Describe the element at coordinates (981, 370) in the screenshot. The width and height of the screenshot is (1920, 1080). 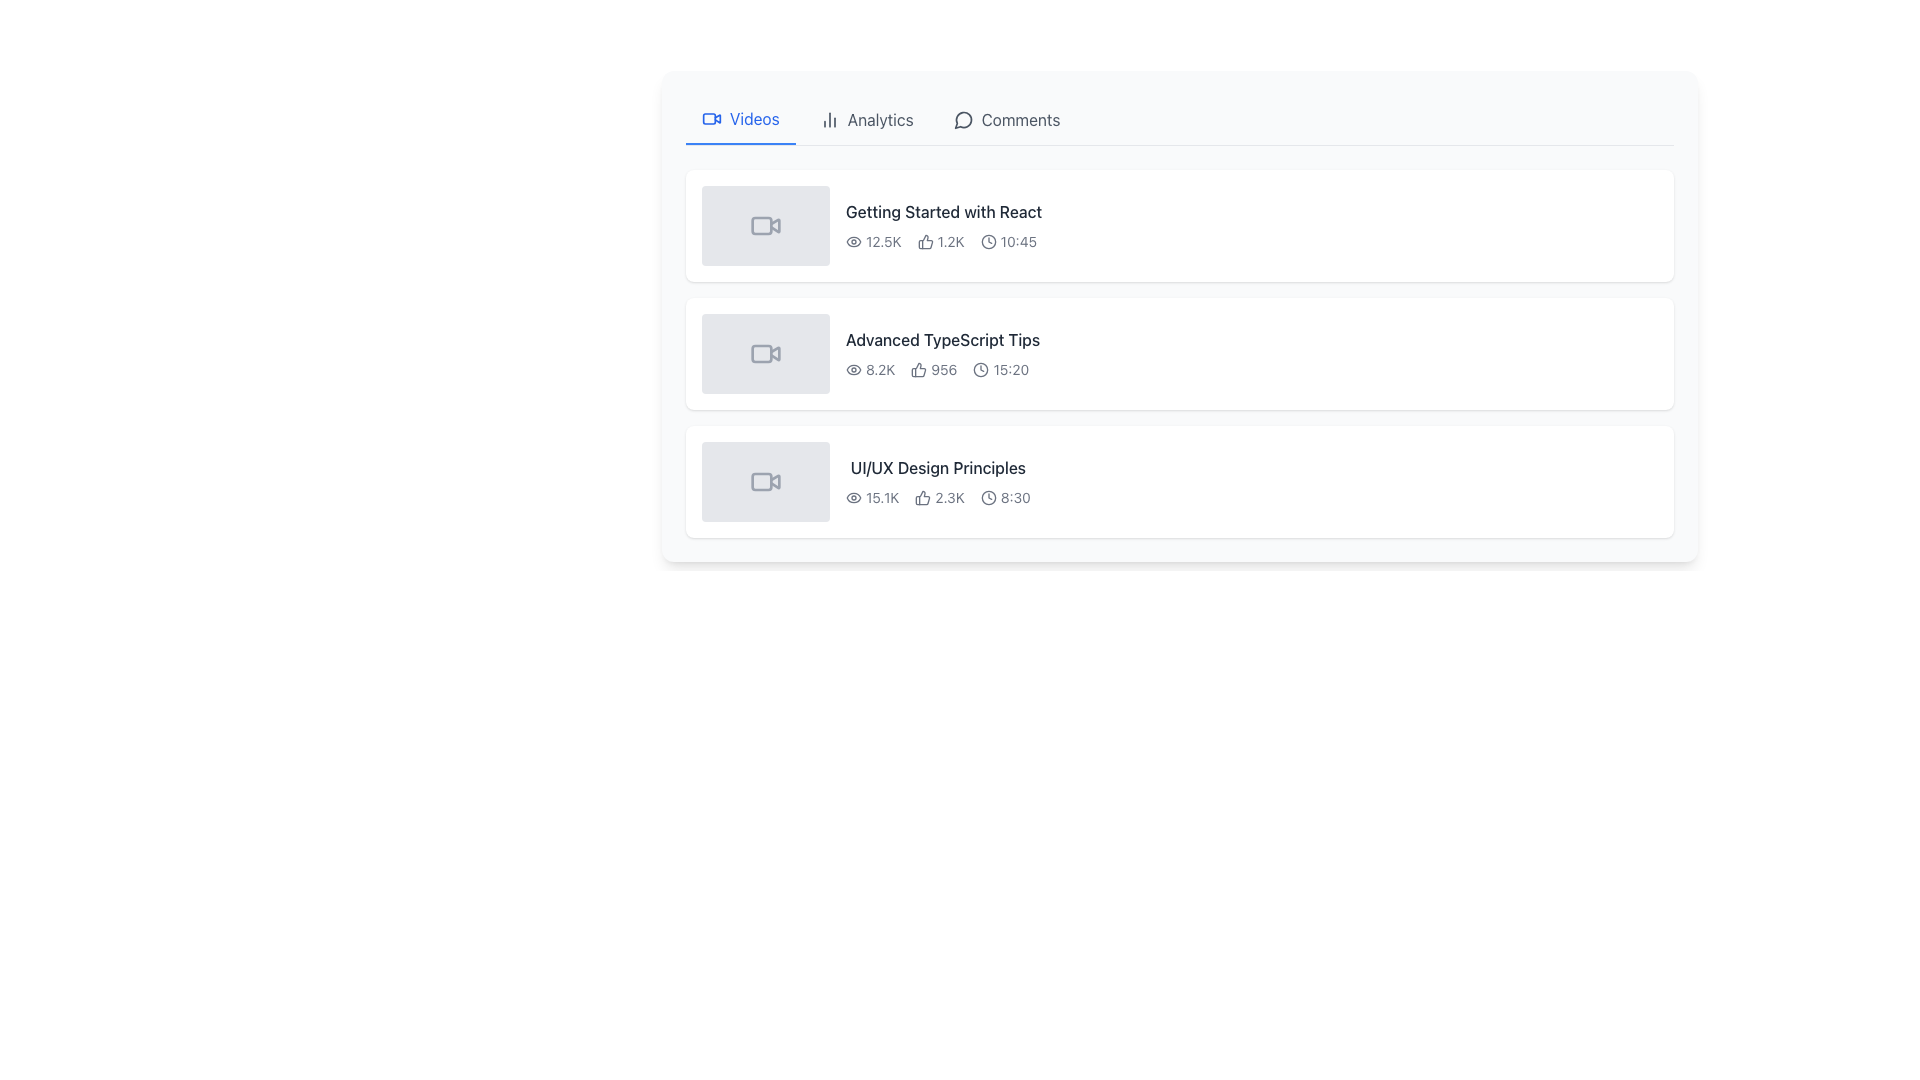
I see `the icon indicating a time duration or timestamp located to the left of the text '15:20' in the listing for 'Advanced TypeScript Tips'` at that location.